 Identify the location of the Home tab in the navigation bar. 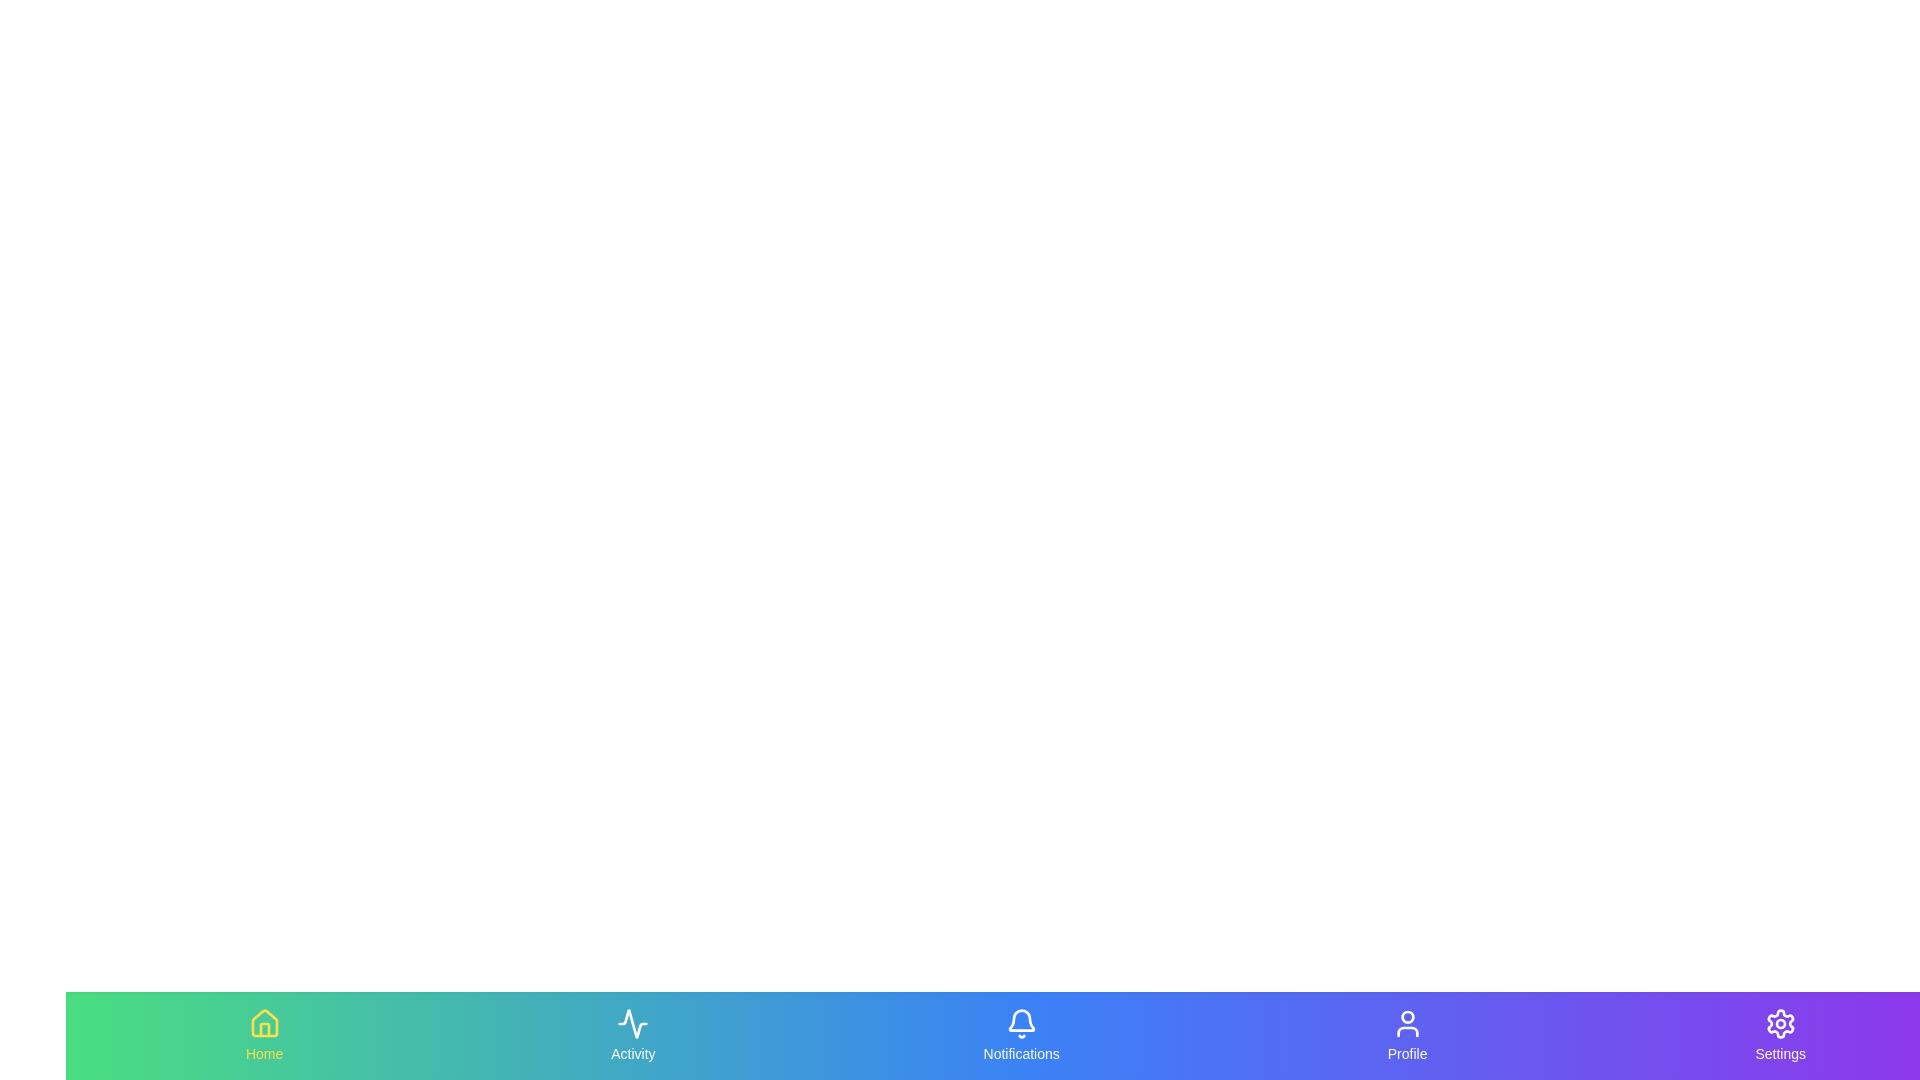
(263, 1035).